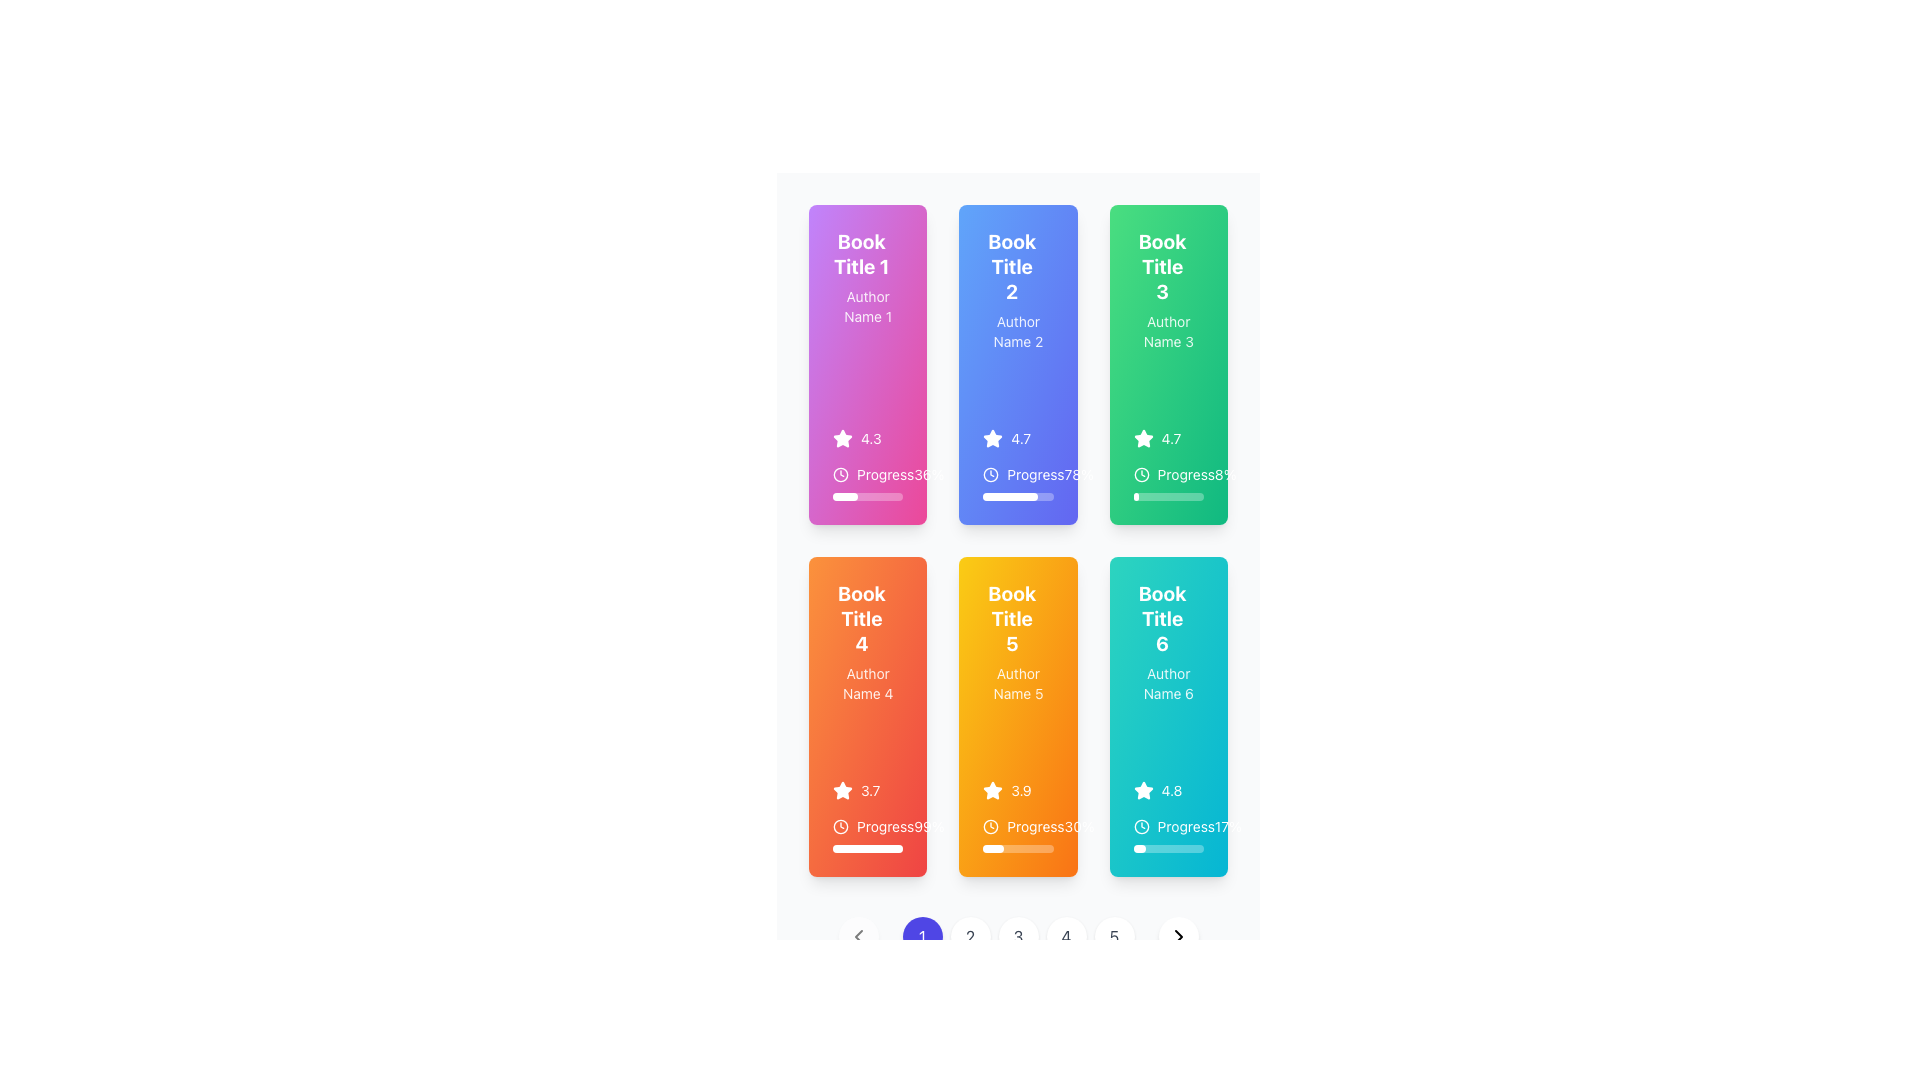 The height and width of the screenshot is (1080, 1920). I want to click on the small circular button with a white background and the text '3' in gray font, so click(1018, 937).